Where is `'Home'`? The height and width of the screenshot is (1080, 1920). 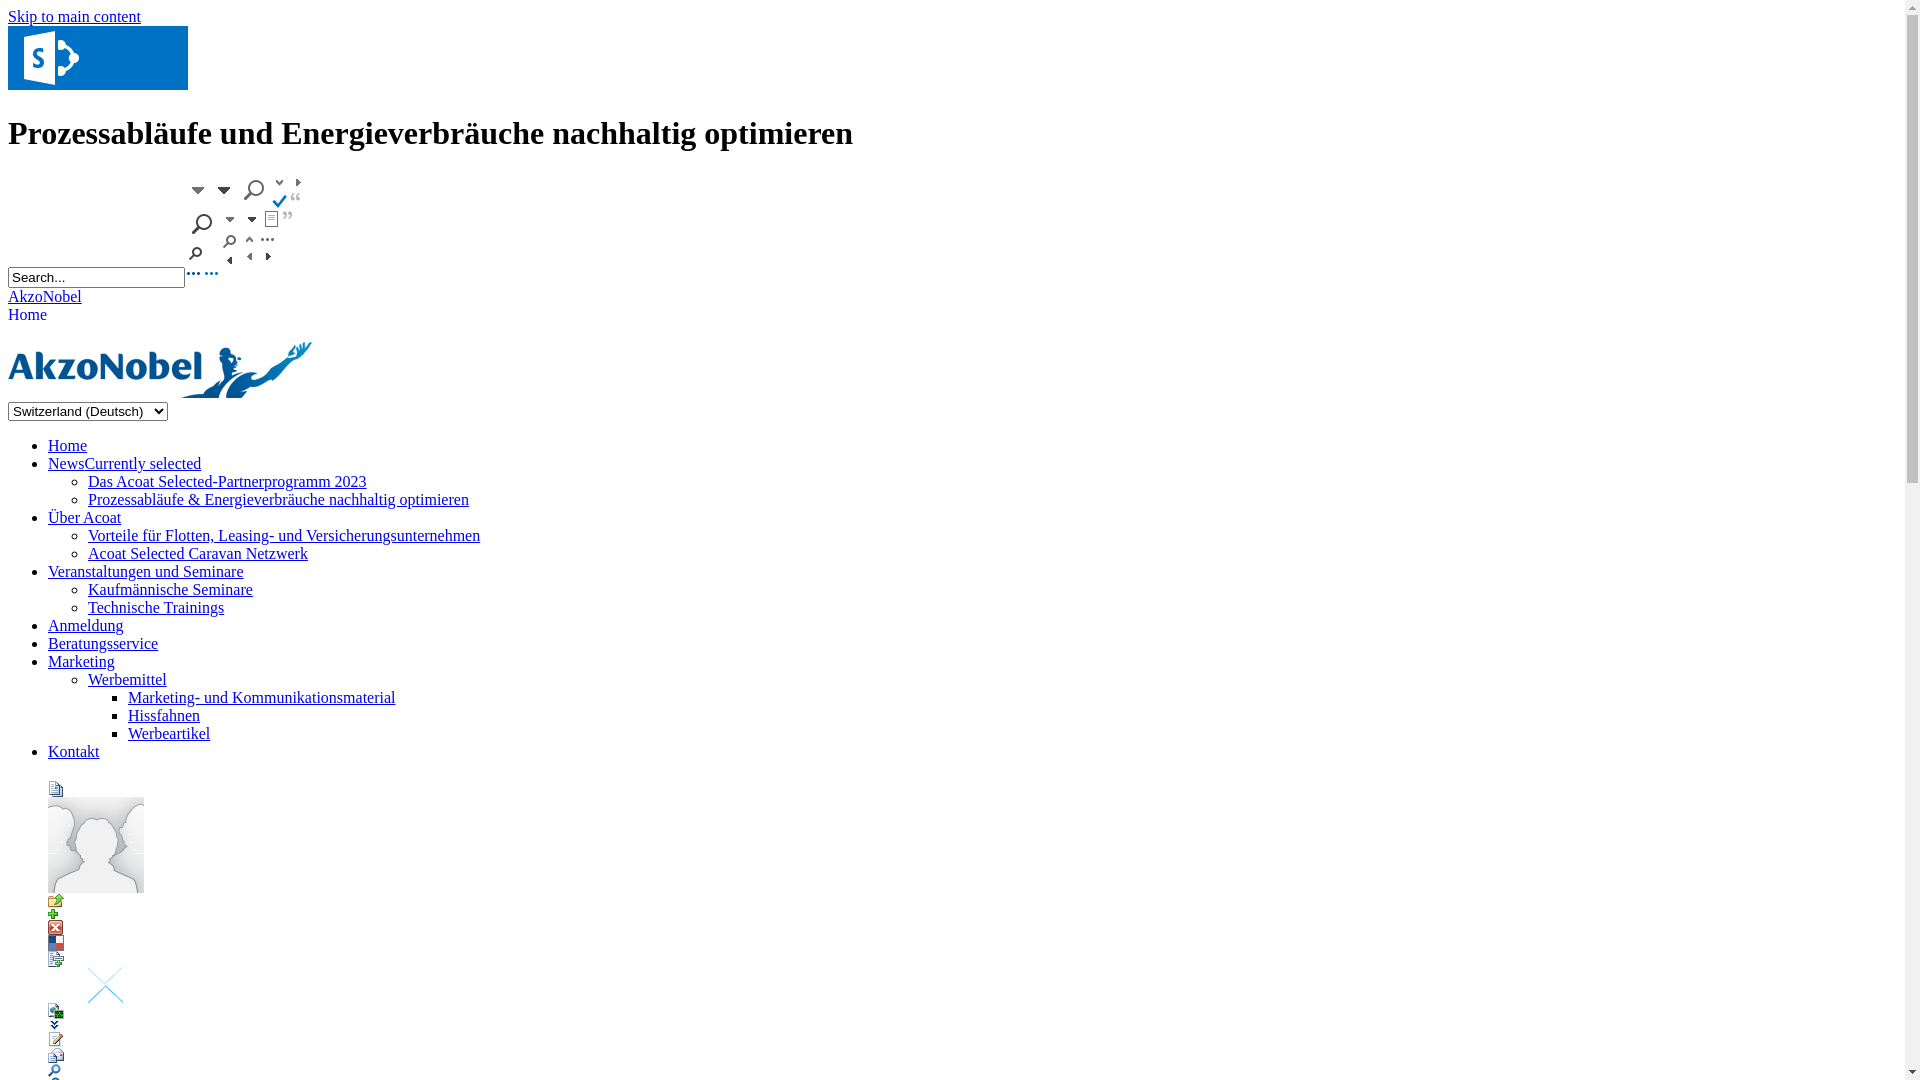
'Home' is located at coordinates (27, 315).